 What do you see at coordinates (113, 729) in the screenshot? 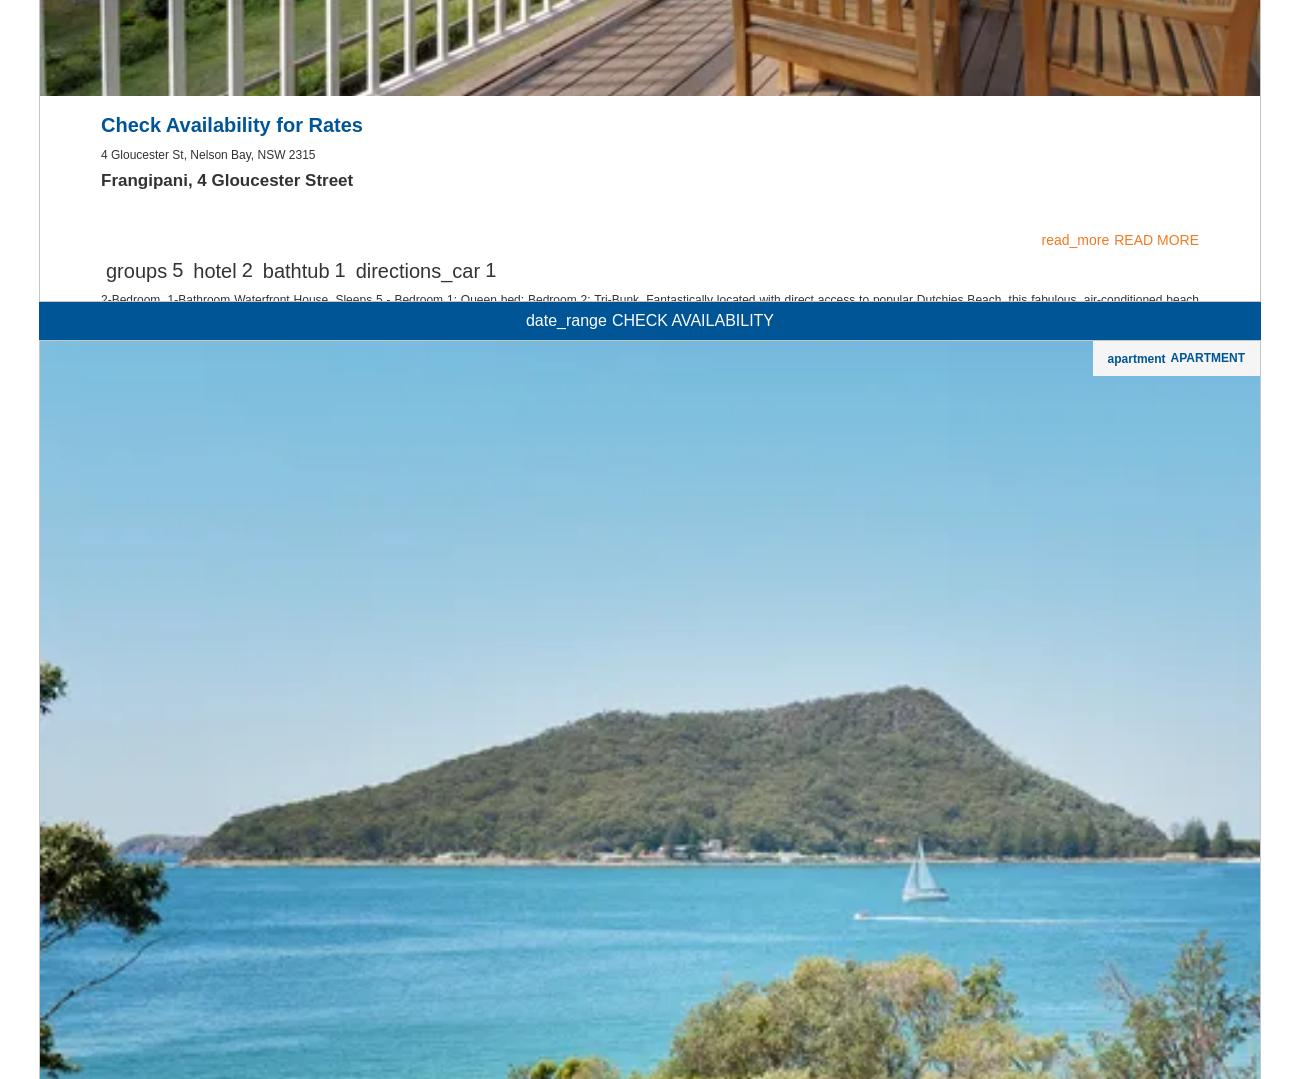
I see `'Dutchies Beach'` at bounding box center [113, 729].